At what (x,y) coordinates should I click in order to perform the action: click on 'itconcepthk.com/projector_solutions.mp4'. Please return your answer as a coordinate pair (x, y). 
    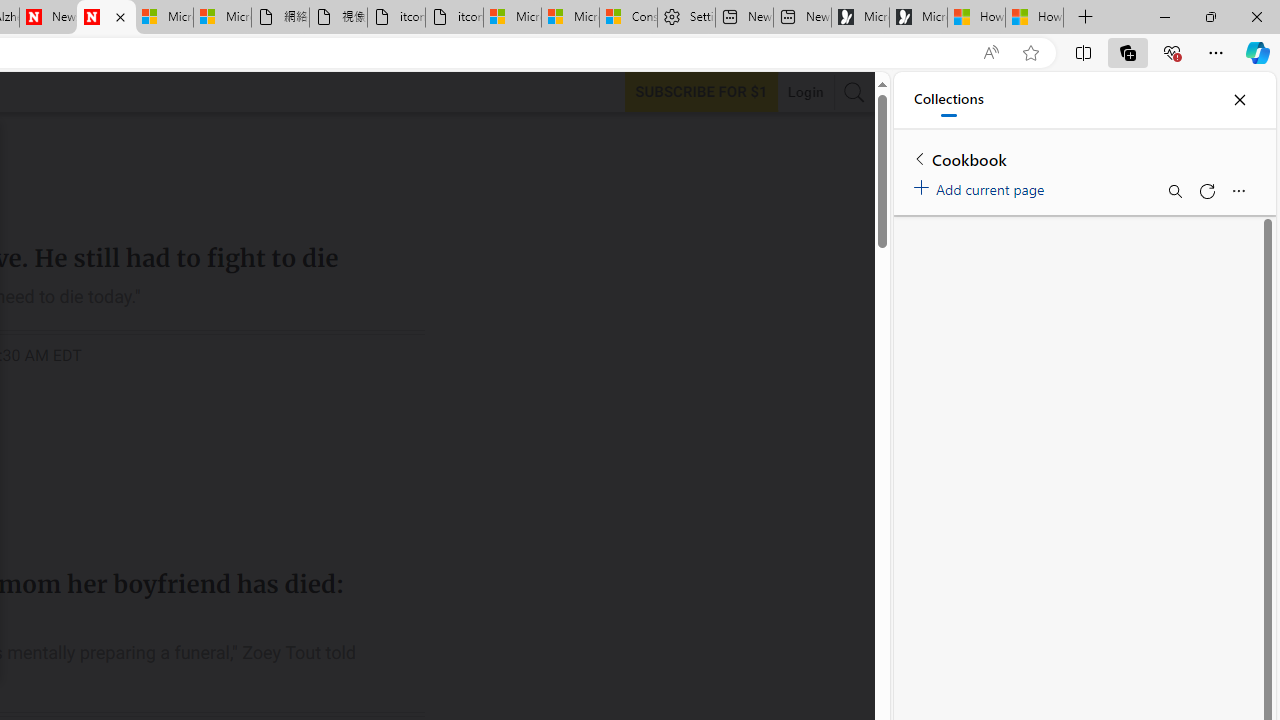
    Looking at the image, I should click on (453, 17).